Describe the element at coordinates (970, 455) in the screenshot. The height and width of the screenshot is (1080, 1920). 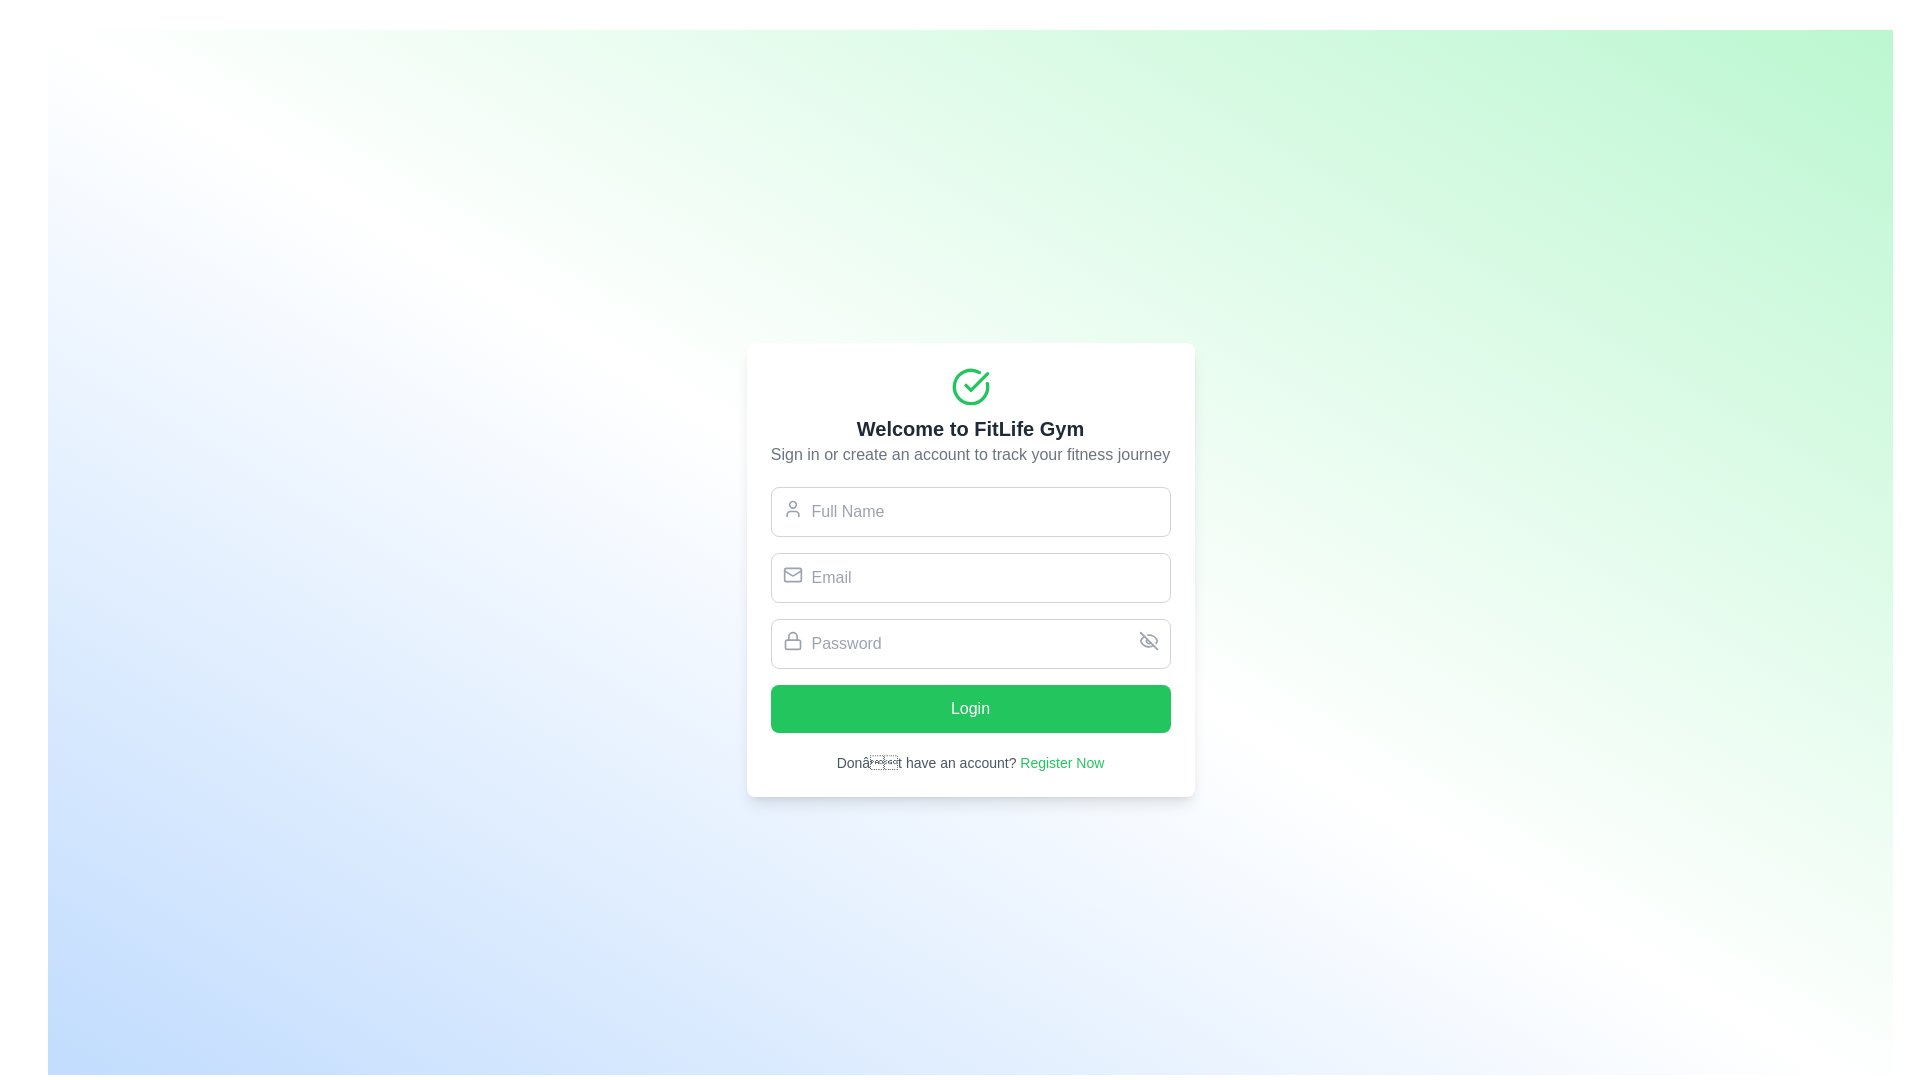
I see `the informative message text that guides users to log in or register an account for their fitness journey, located below the 'Welcome to FitLife Gym.' heading and above the form fields` at that location.